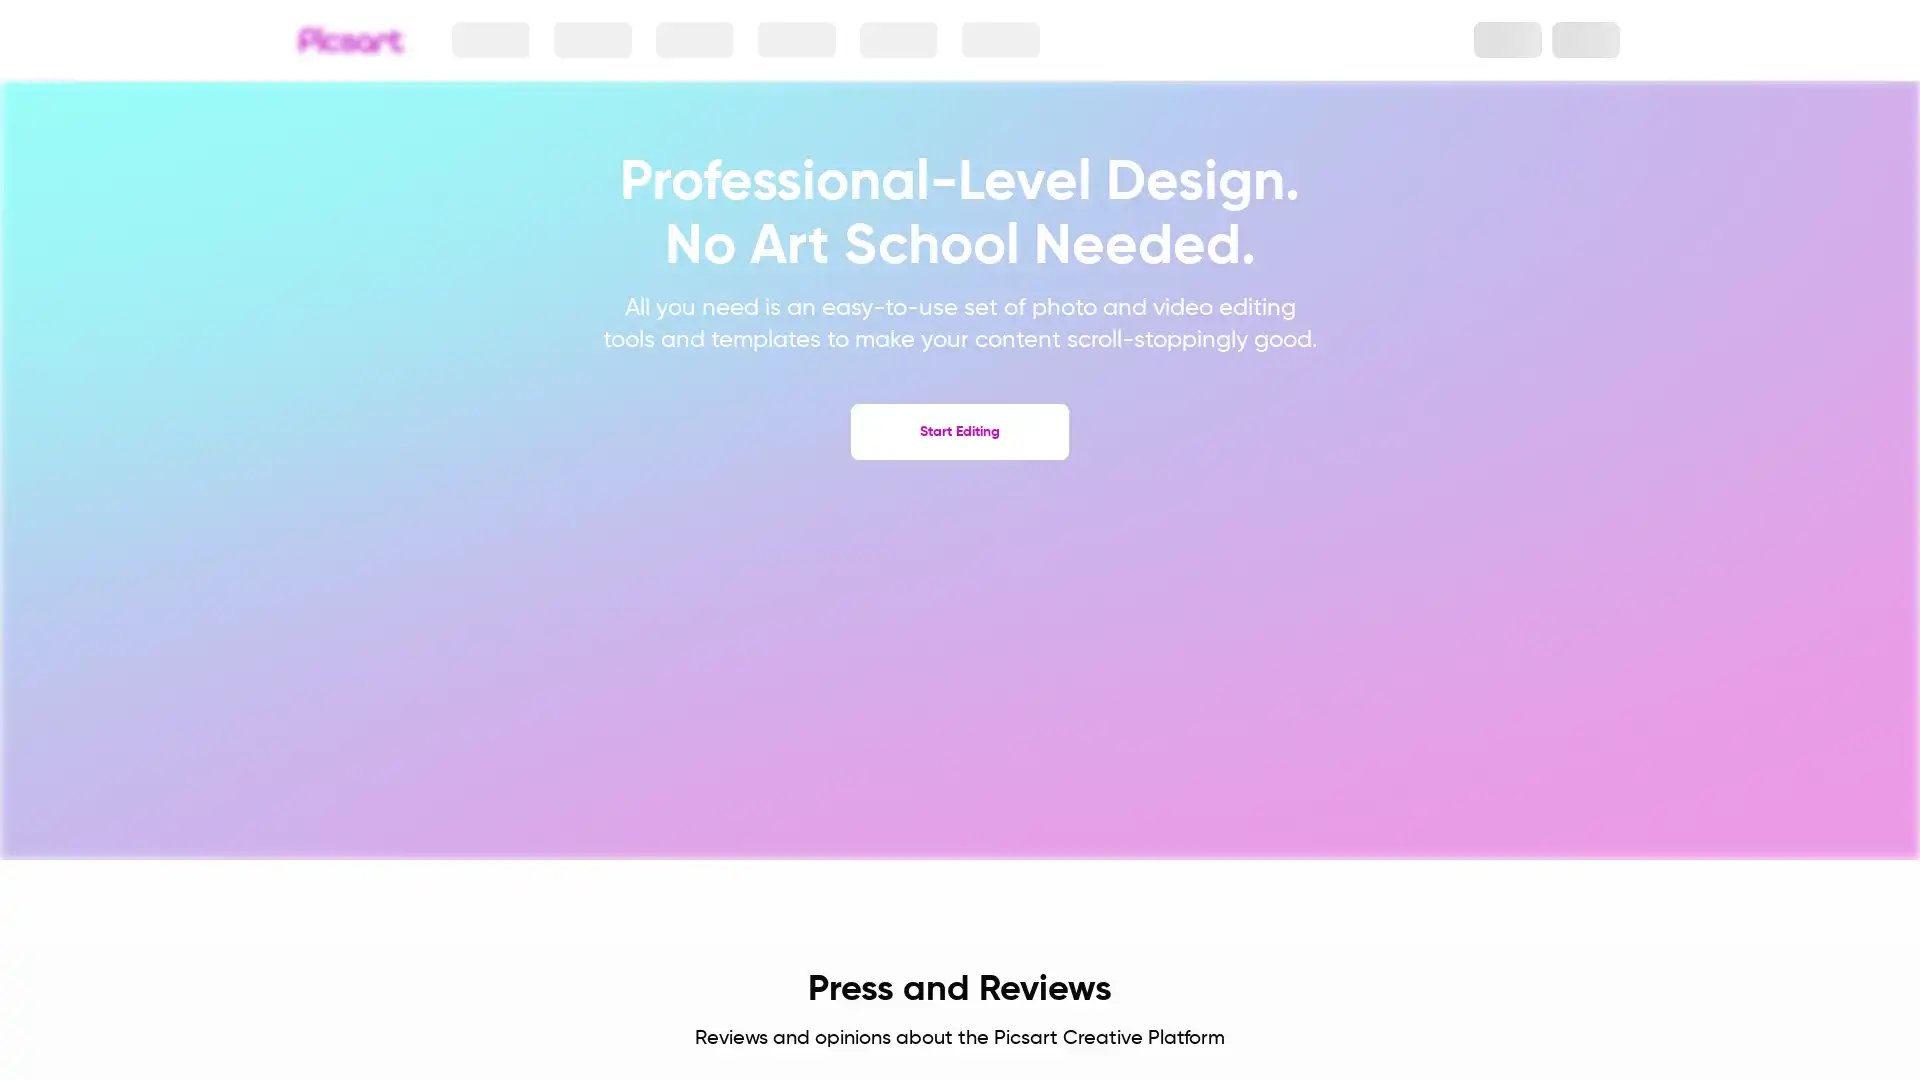 The width and height of the screenshot is (1920, 1080). Describe the element at coordinates (1497, 39) in the screenshot. I see `Log in` at that location.